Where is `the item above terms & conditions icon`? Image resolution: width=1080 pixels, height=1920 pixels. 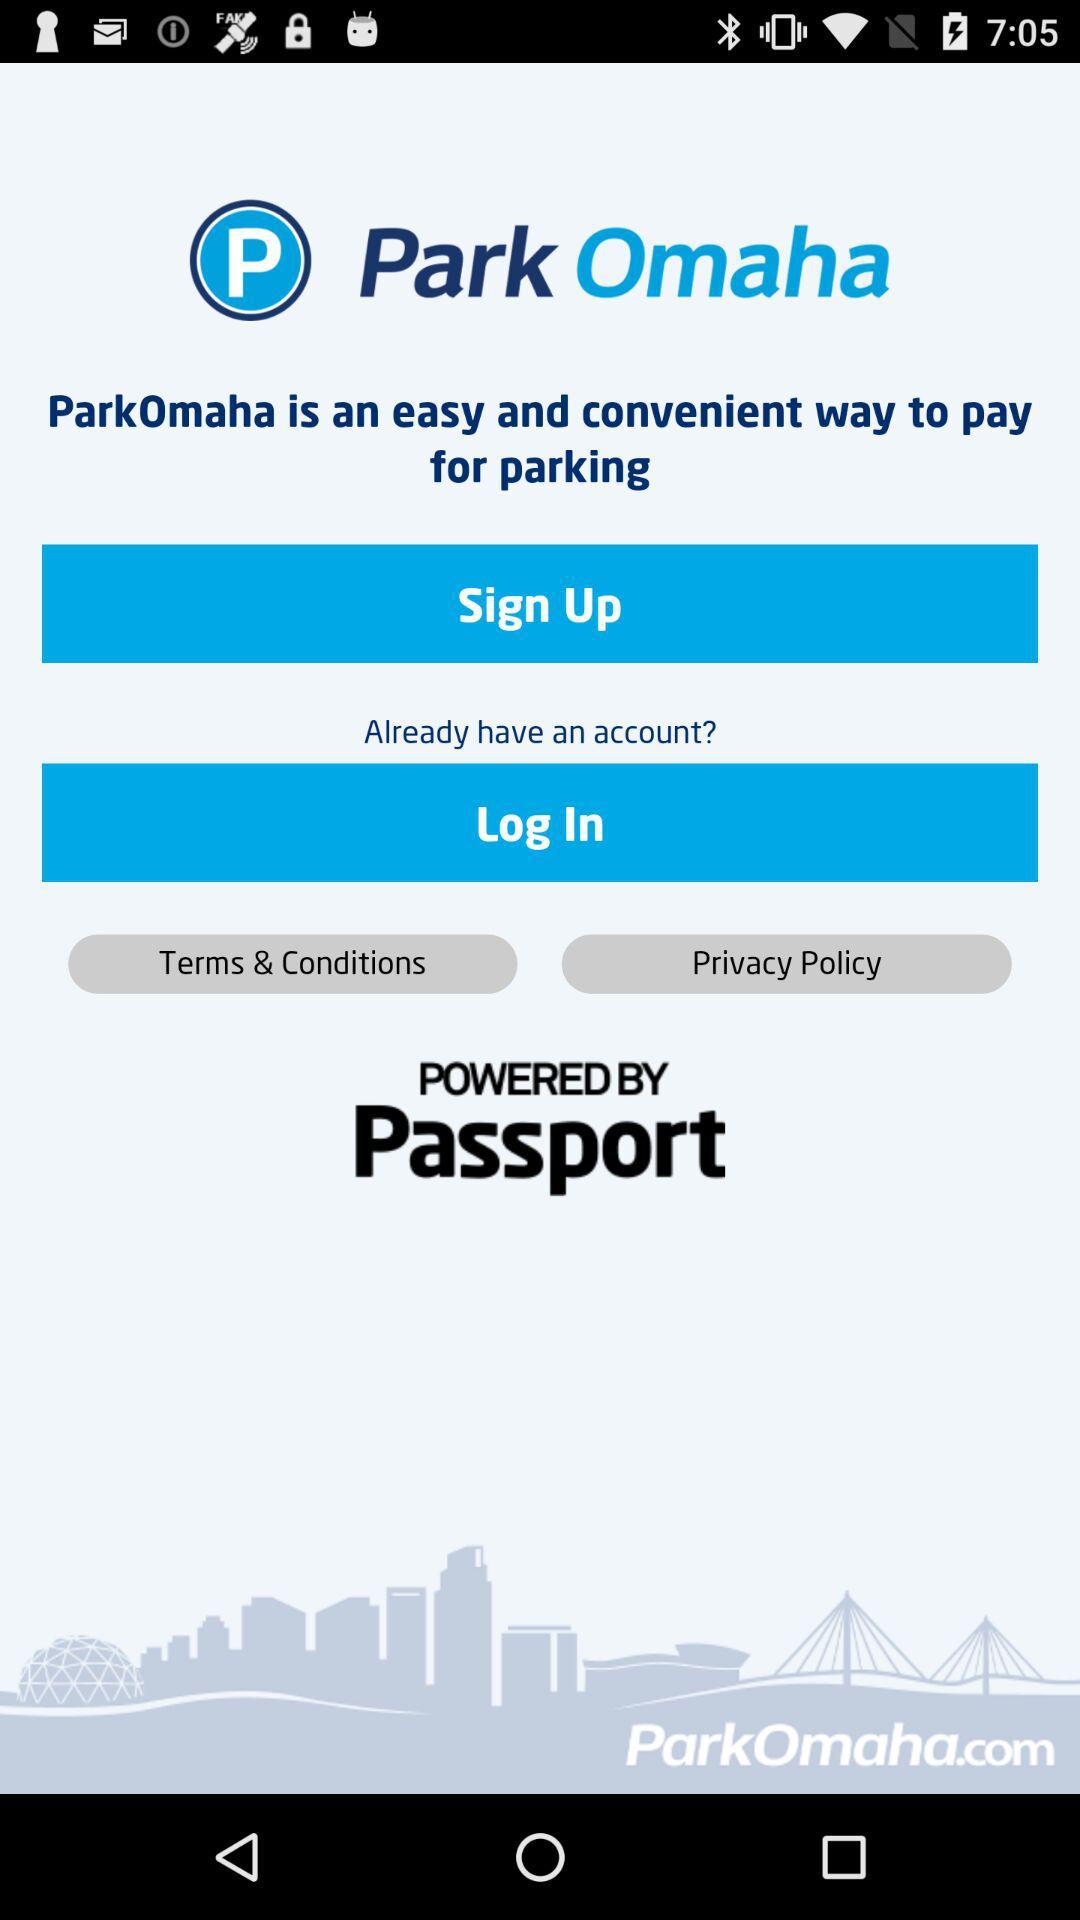 the item above terms & conditions icon is located at coordinates (540, 822).